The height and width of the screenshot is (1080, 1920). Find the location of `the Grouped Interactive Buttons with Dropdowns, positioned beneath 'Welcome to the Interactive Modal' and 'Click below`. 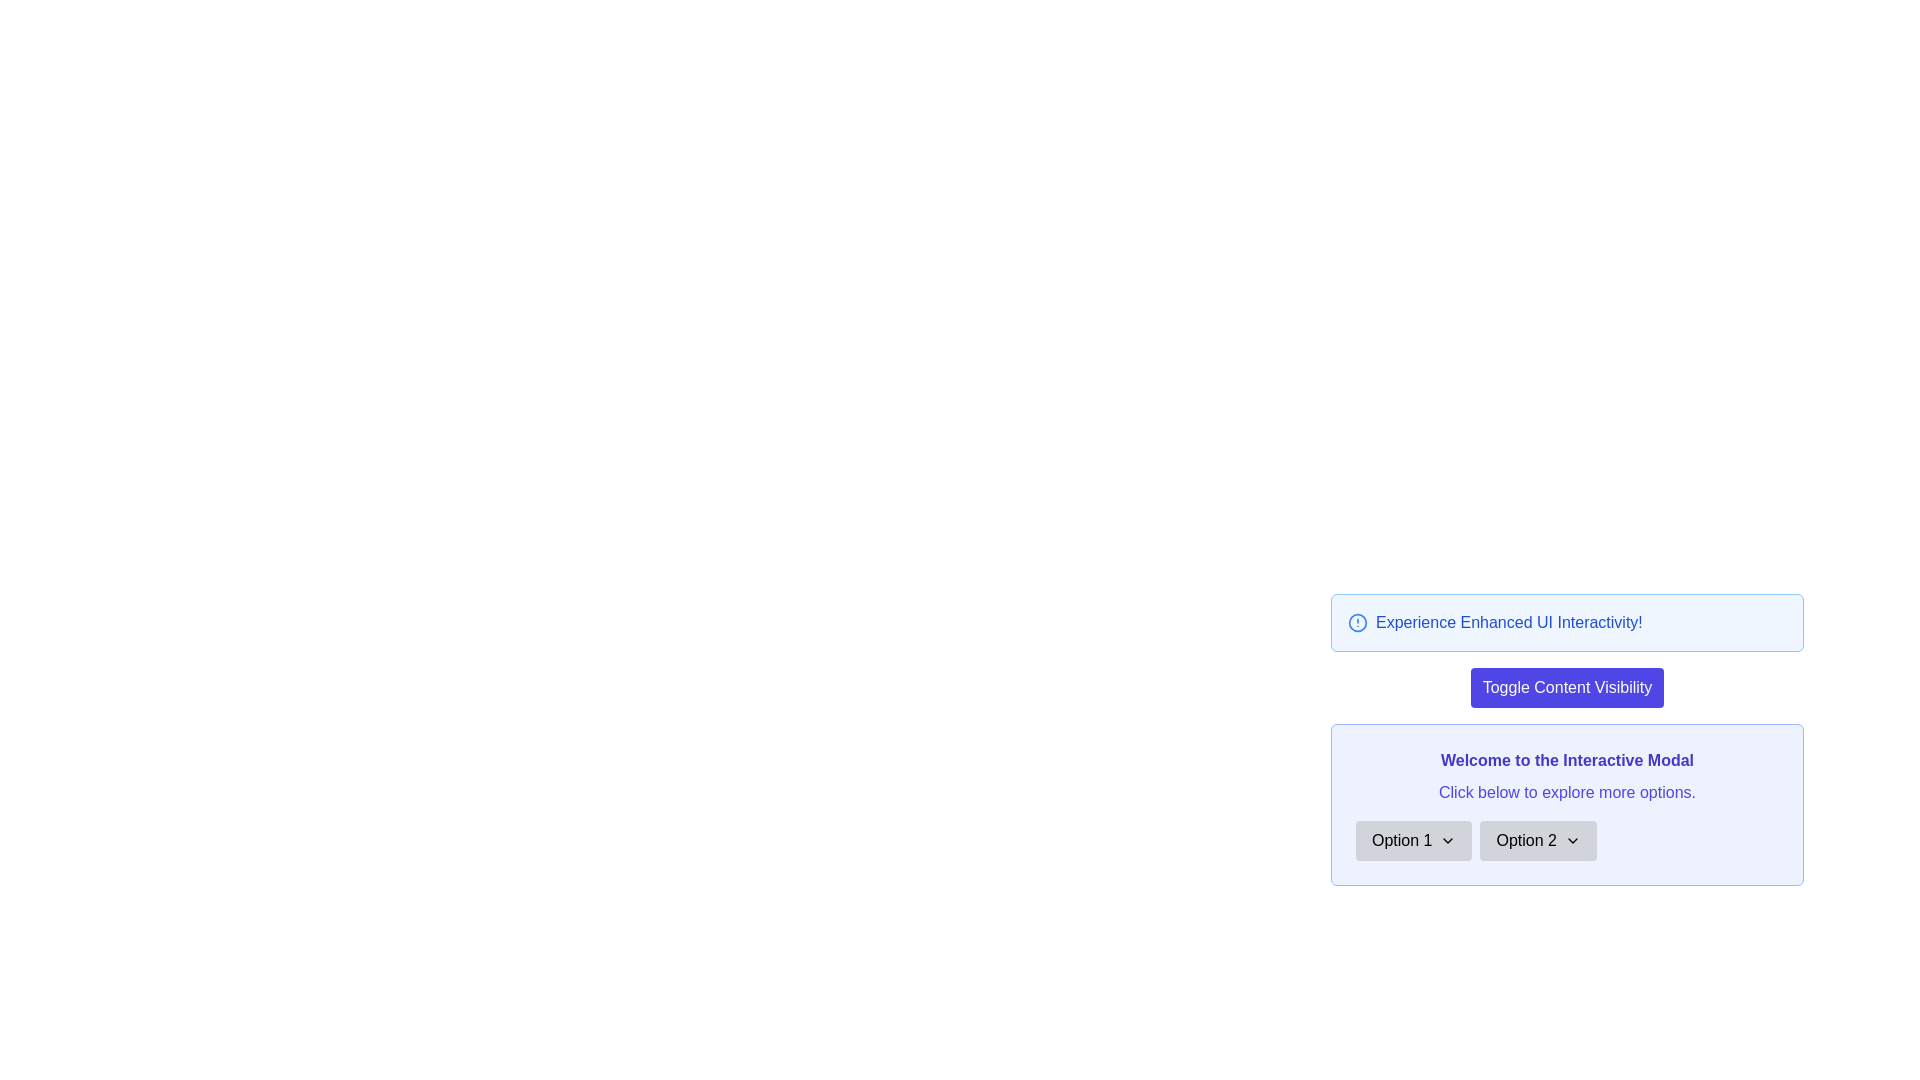

the Grouped Interactive Buttons with Dropdowns, positioned beneath 'Welcome to the Interactive Modal' and 'Click below is located at coordinates (1566, 833).